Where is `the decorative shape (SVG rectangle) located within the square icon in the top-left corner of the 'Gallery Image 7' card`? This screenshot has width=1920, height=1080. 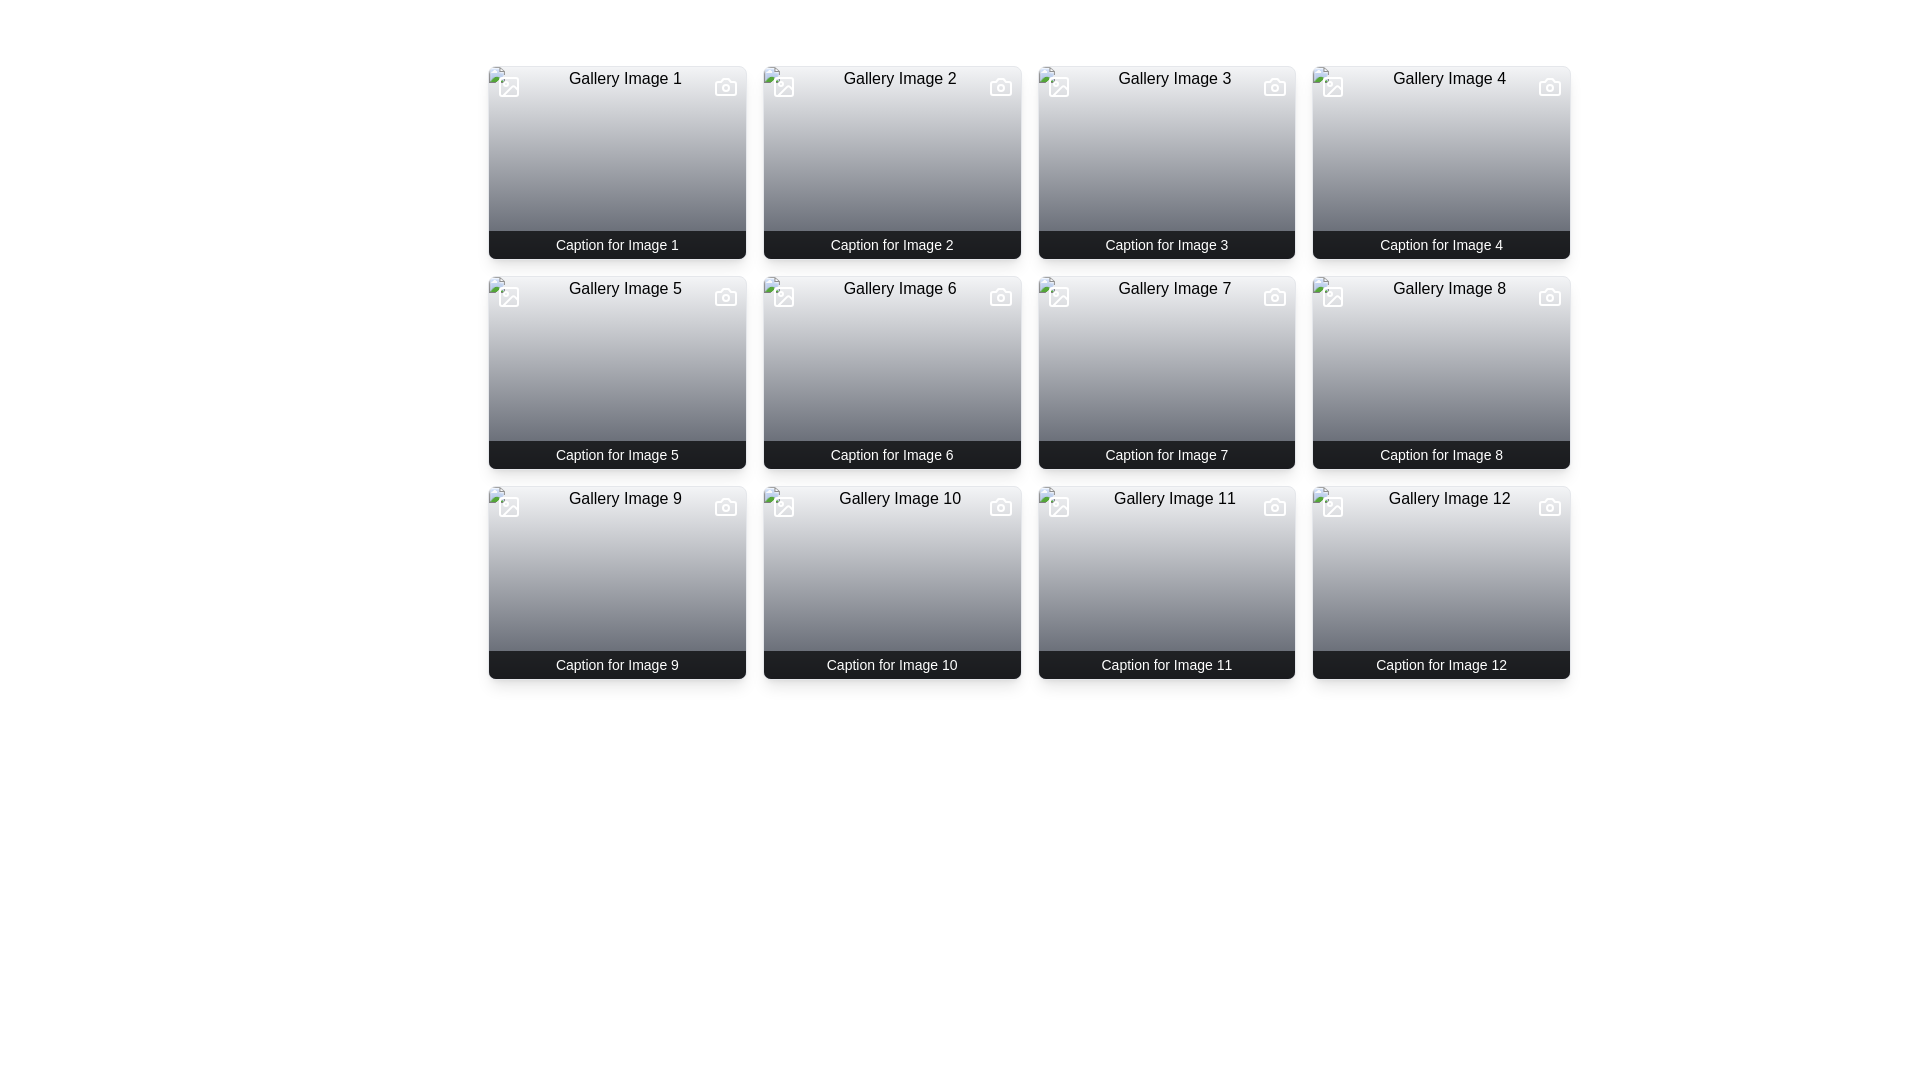
the decorative shape (SVG rectangle) located within the square icon in the top-left corner of the 'Gallery Image 7' card is located at coordinates (1057, 297).